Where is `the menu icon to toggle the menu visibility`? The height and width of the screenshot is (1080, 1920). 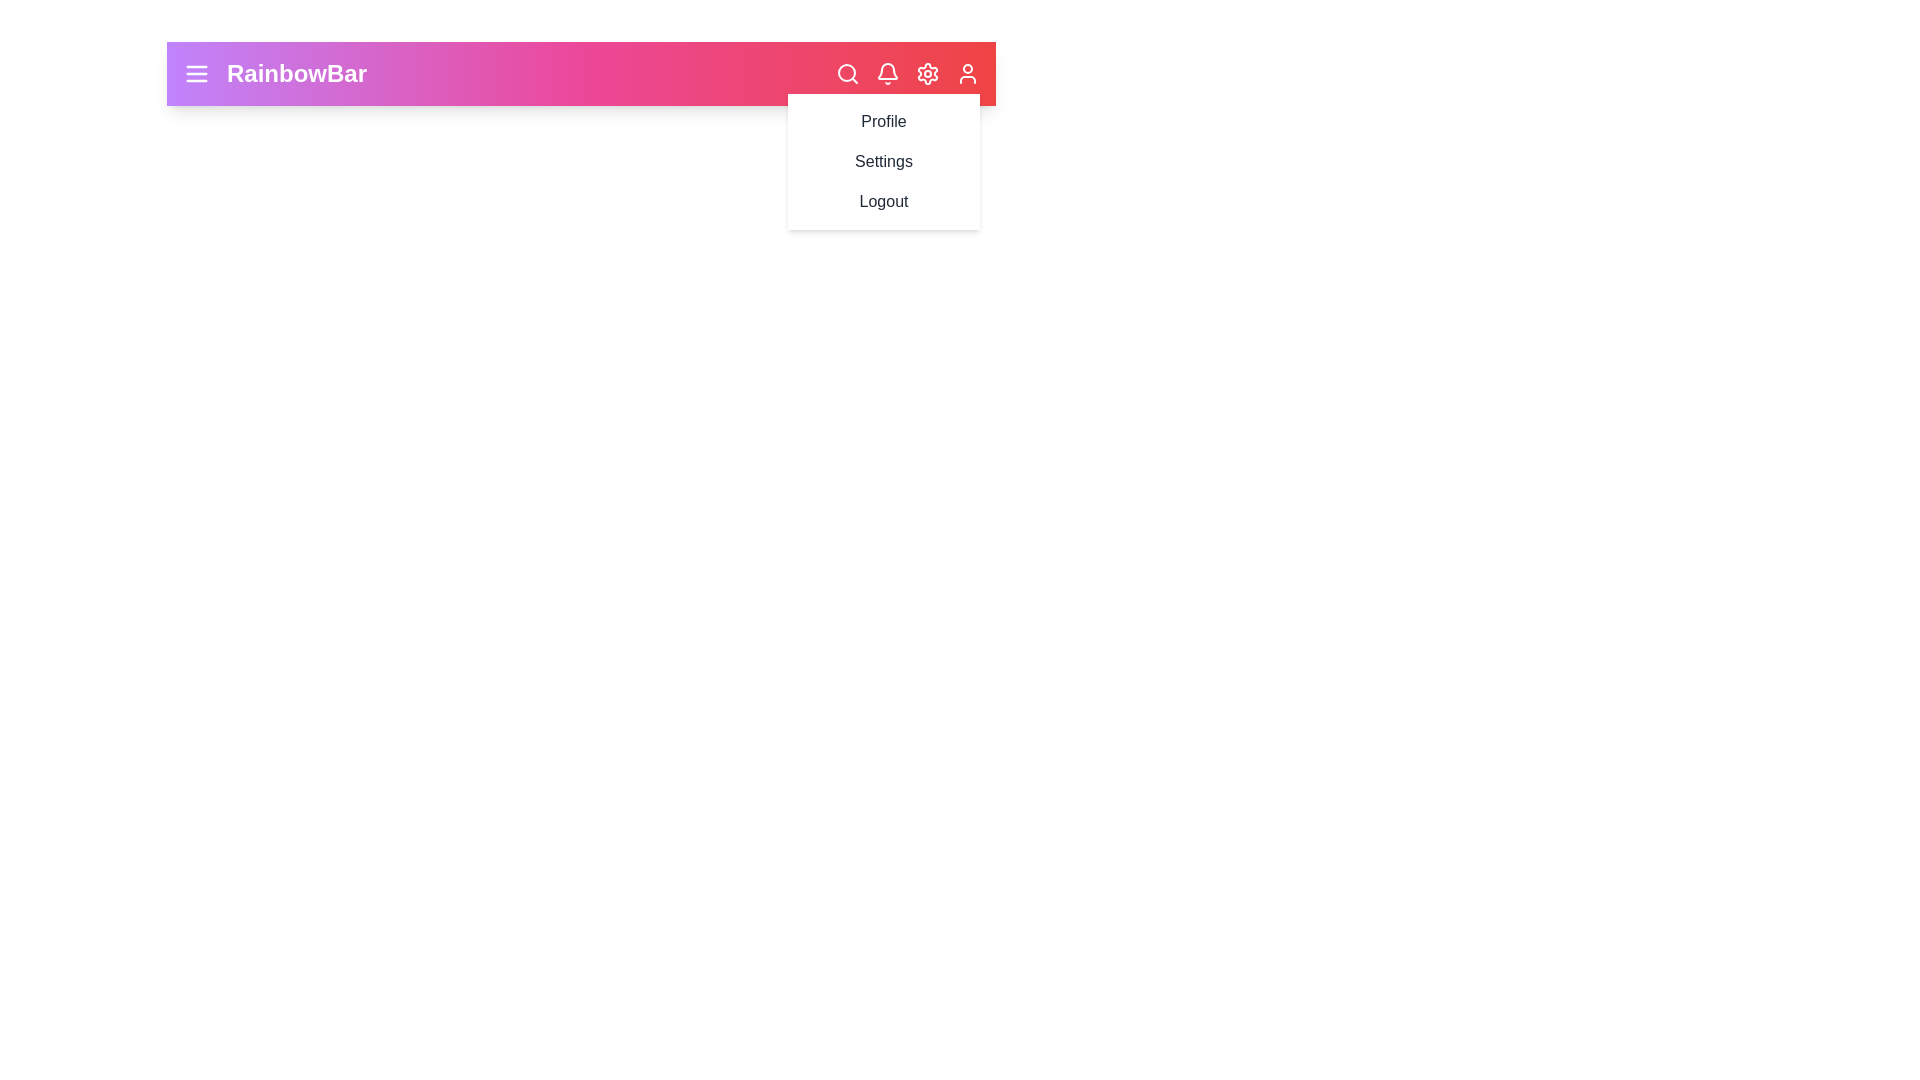 the menu icon to toggle the menu visibility is located at coordinates (196, 72).